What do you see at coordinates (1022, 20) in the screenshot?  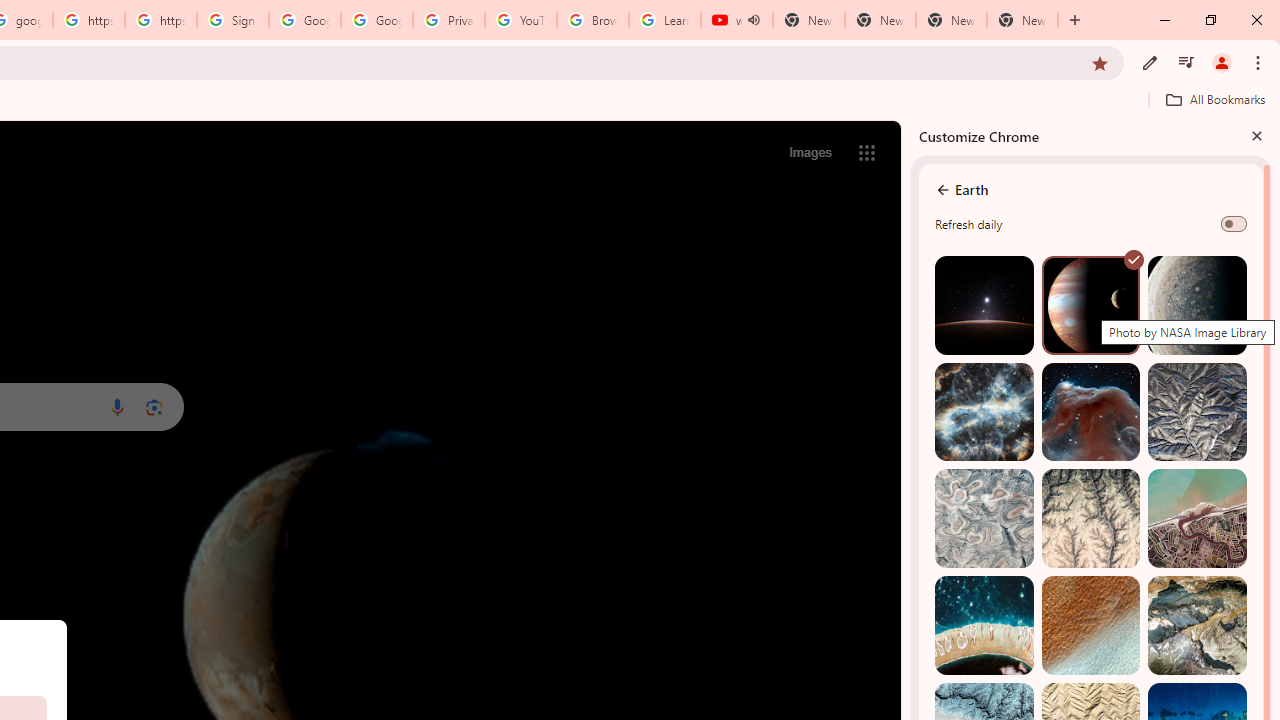 I see `'New Tab'` at bounding box center [1022, 20].